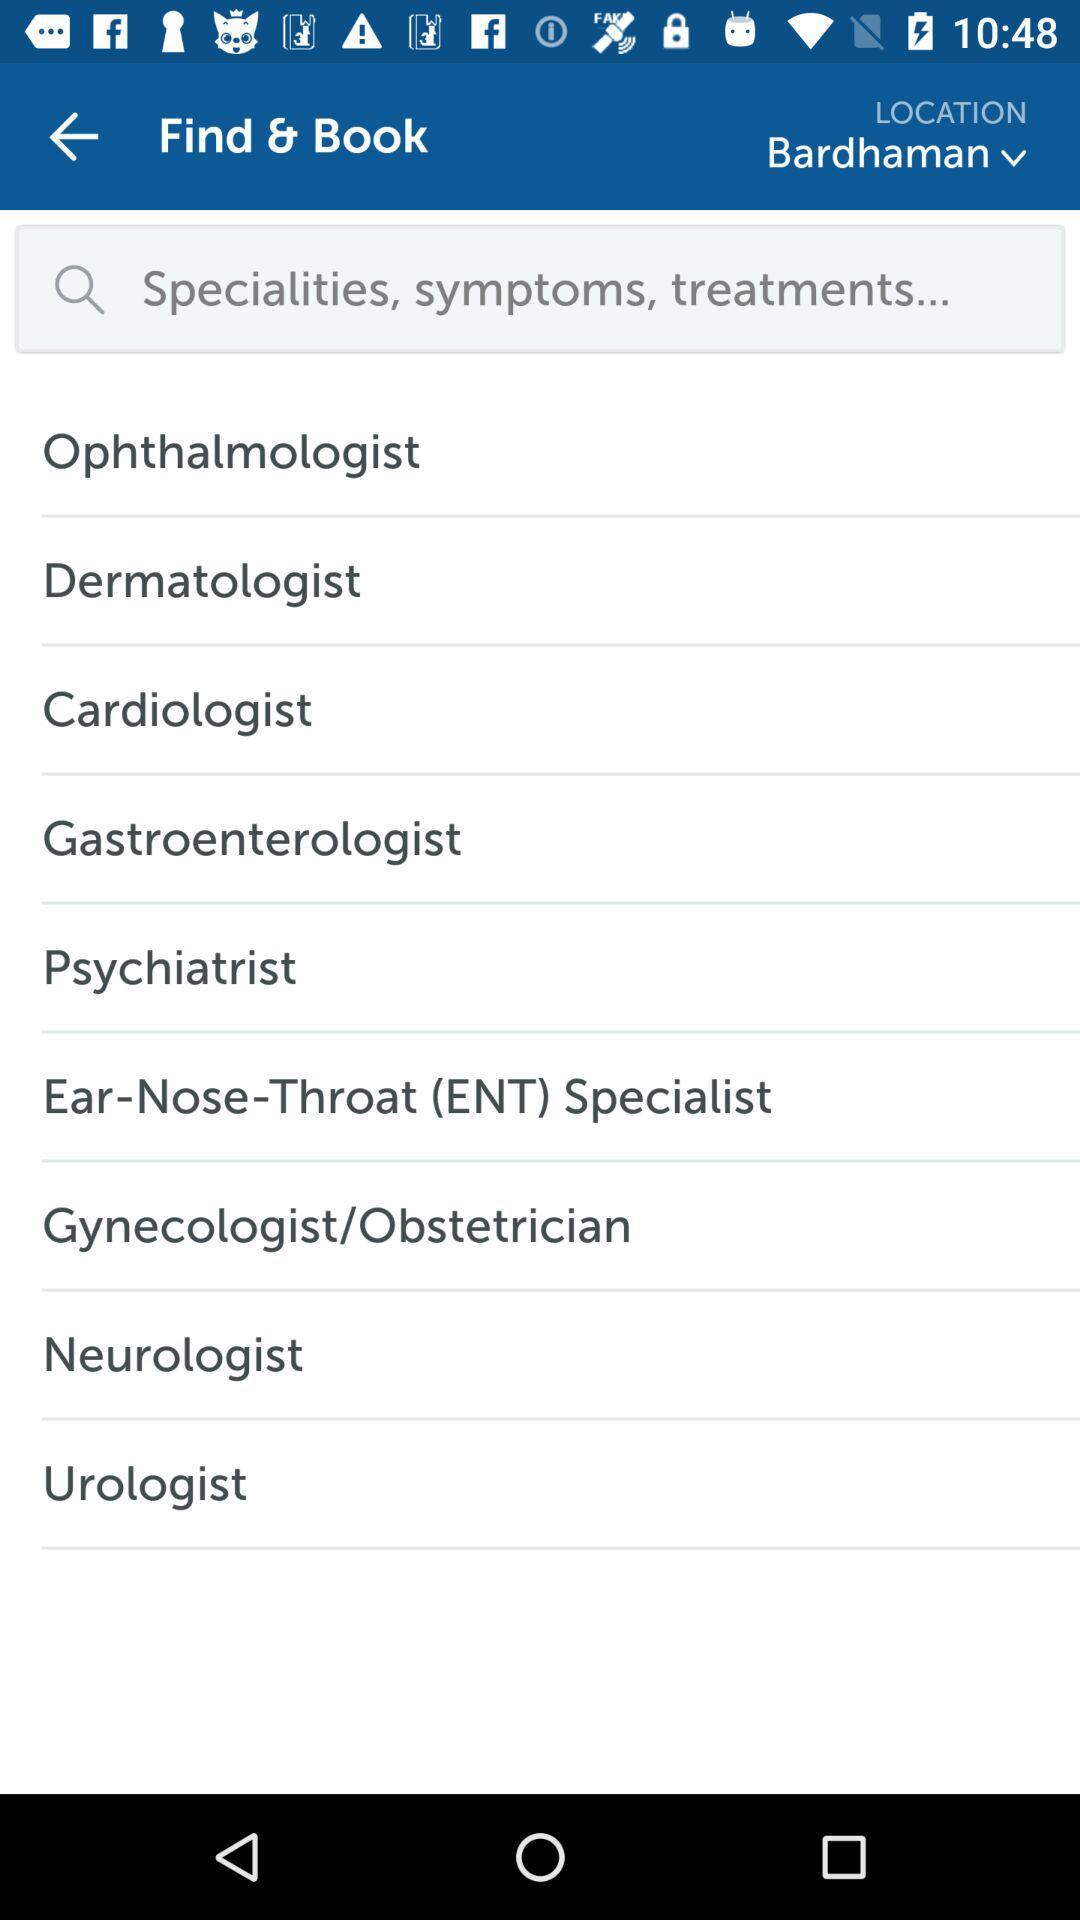 The width and height of the screenshot is (1080, 1920). Describe the element at coordinates (588, 287) in the screenshot. I see `search details` at that location.